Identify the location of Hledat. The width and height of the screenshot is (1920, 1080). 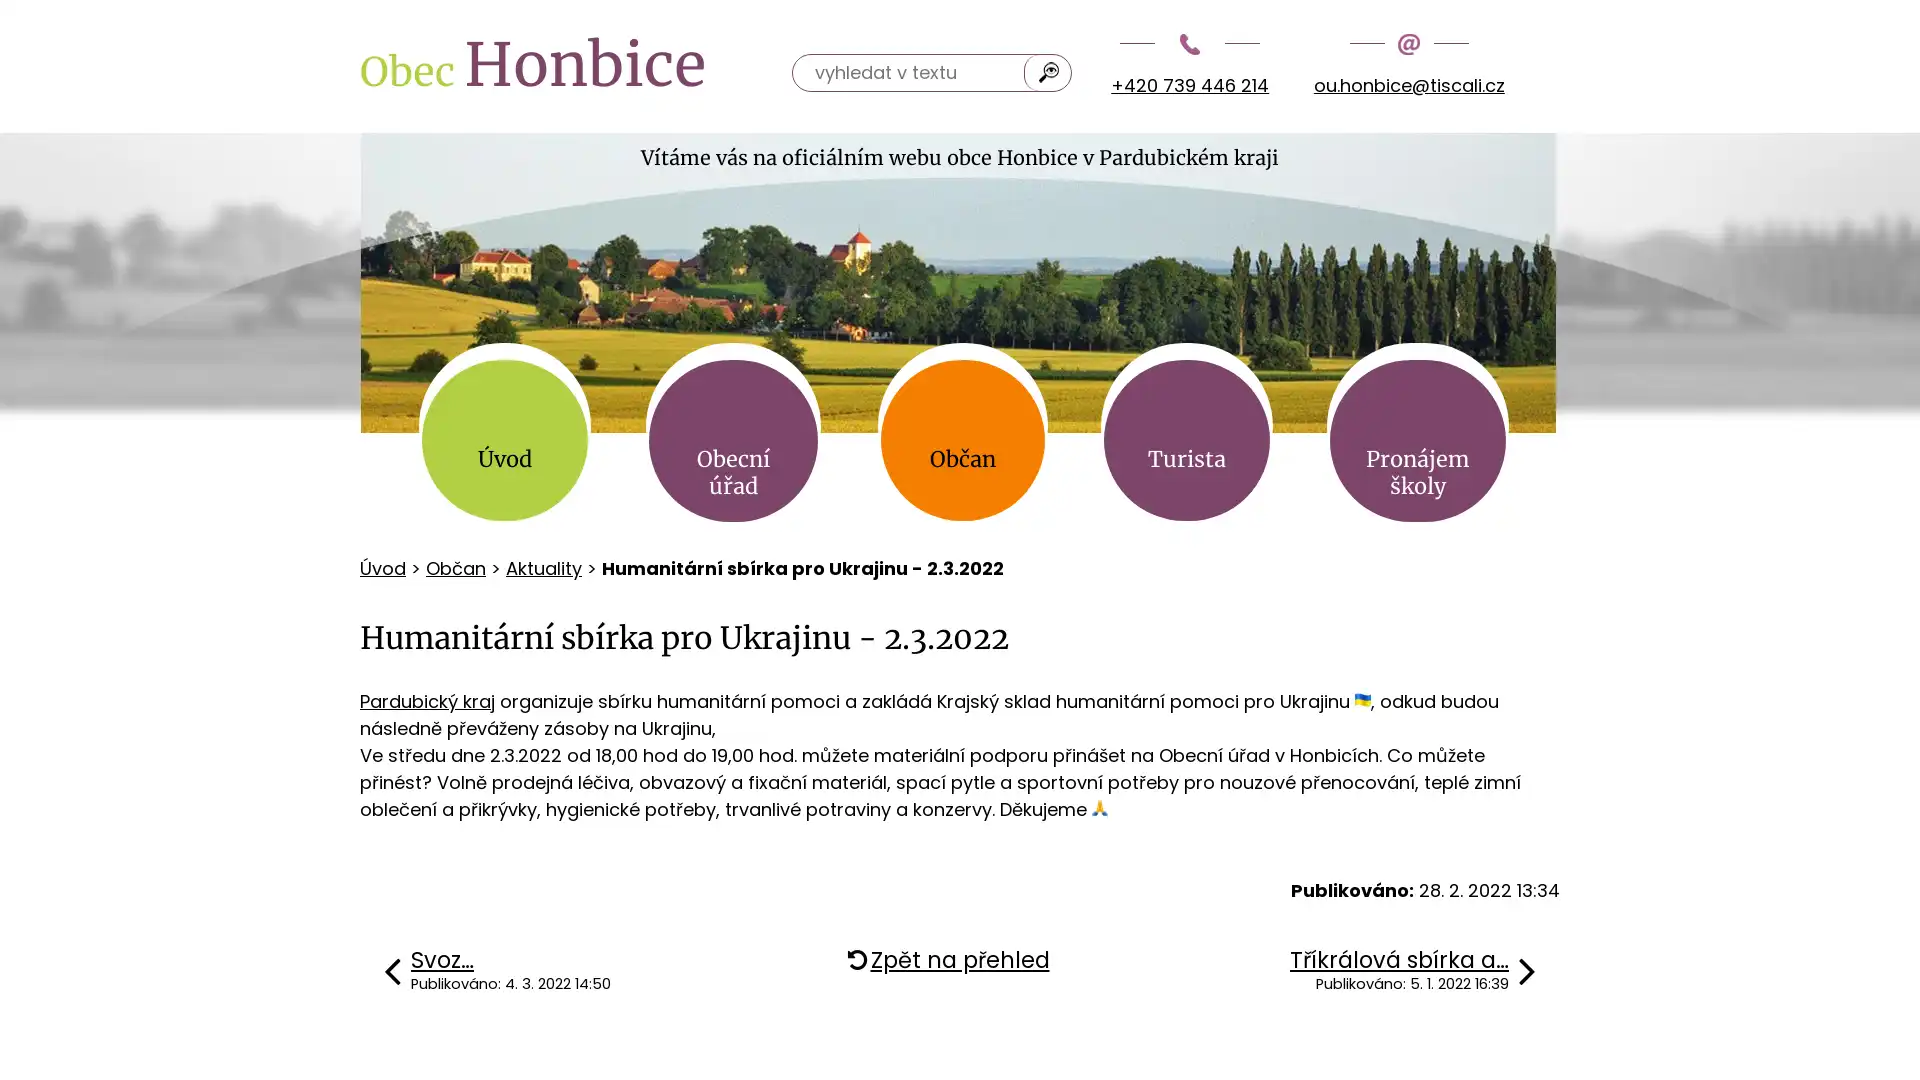
(1048, 71).